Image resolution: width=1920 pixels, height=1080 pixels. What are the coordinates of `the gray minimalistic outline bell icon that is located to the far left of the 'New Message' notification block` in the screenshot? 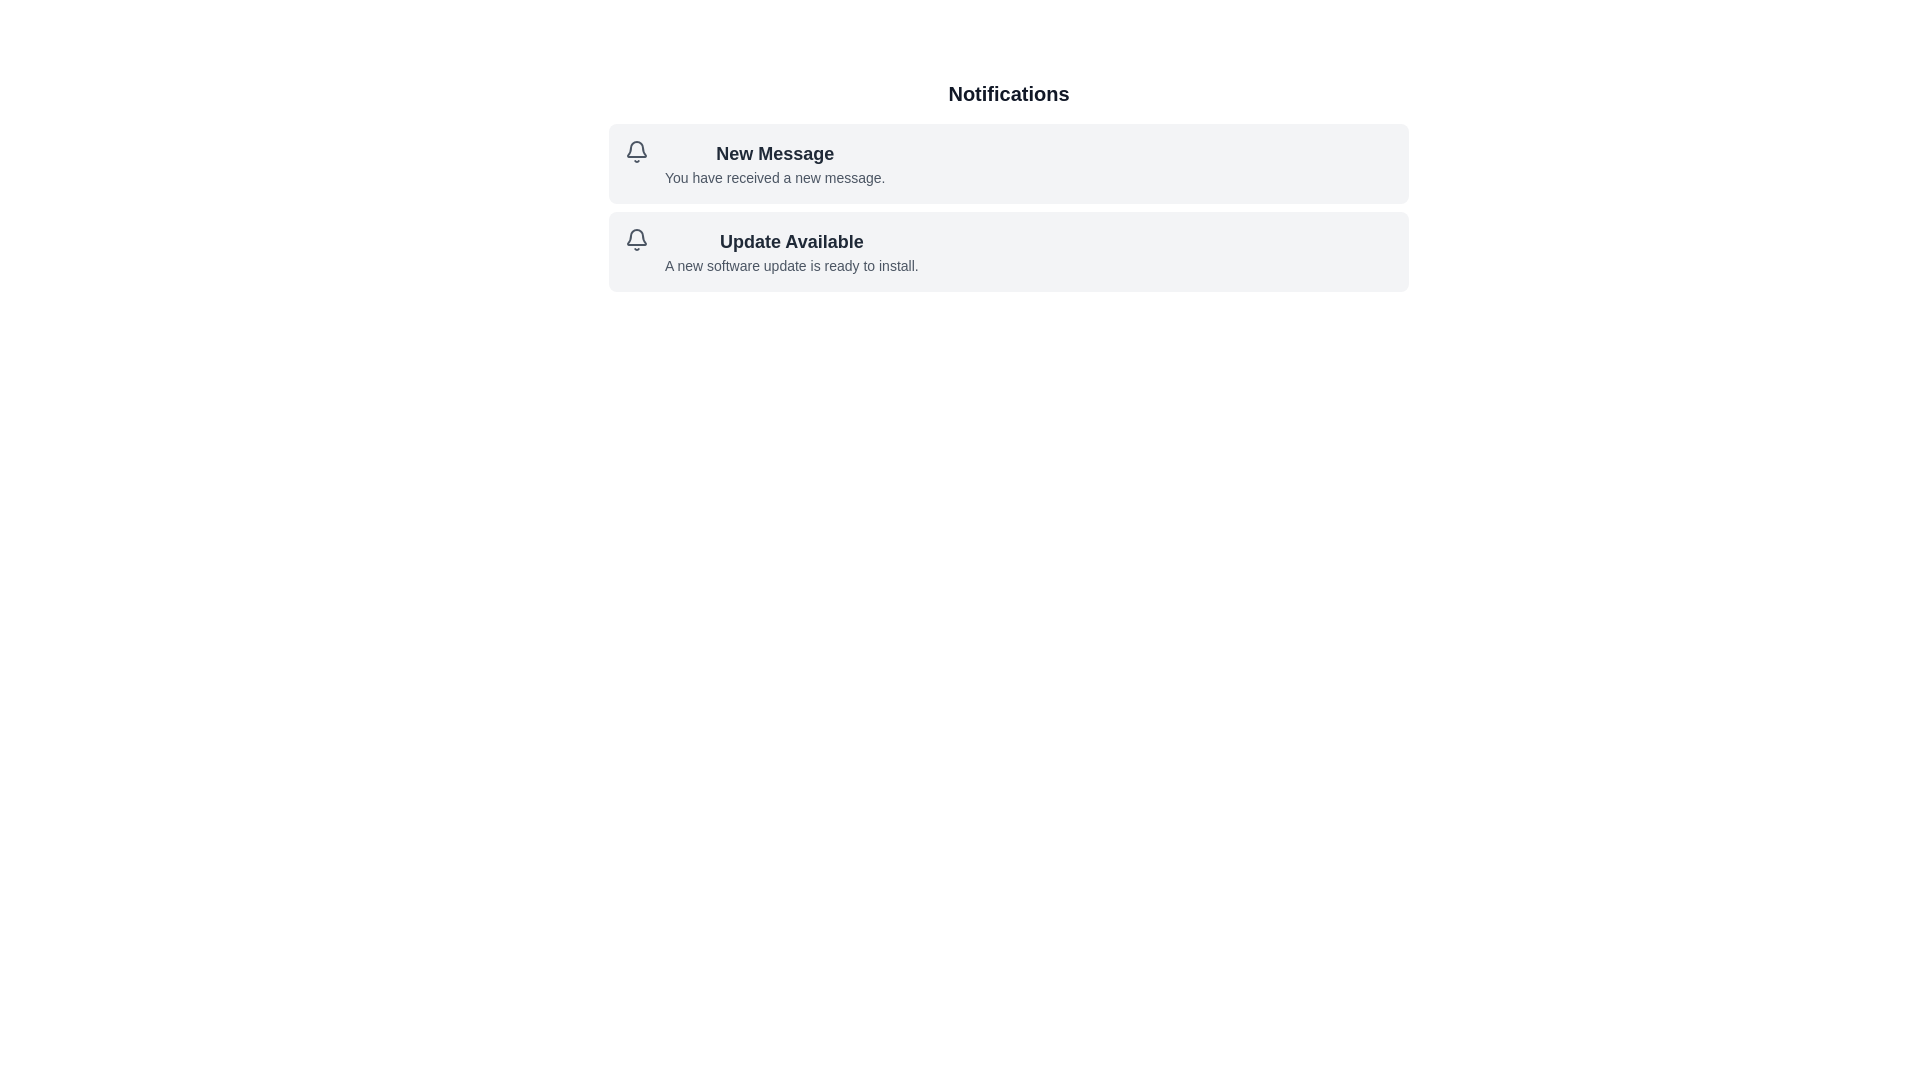 It's located at (636, 150).